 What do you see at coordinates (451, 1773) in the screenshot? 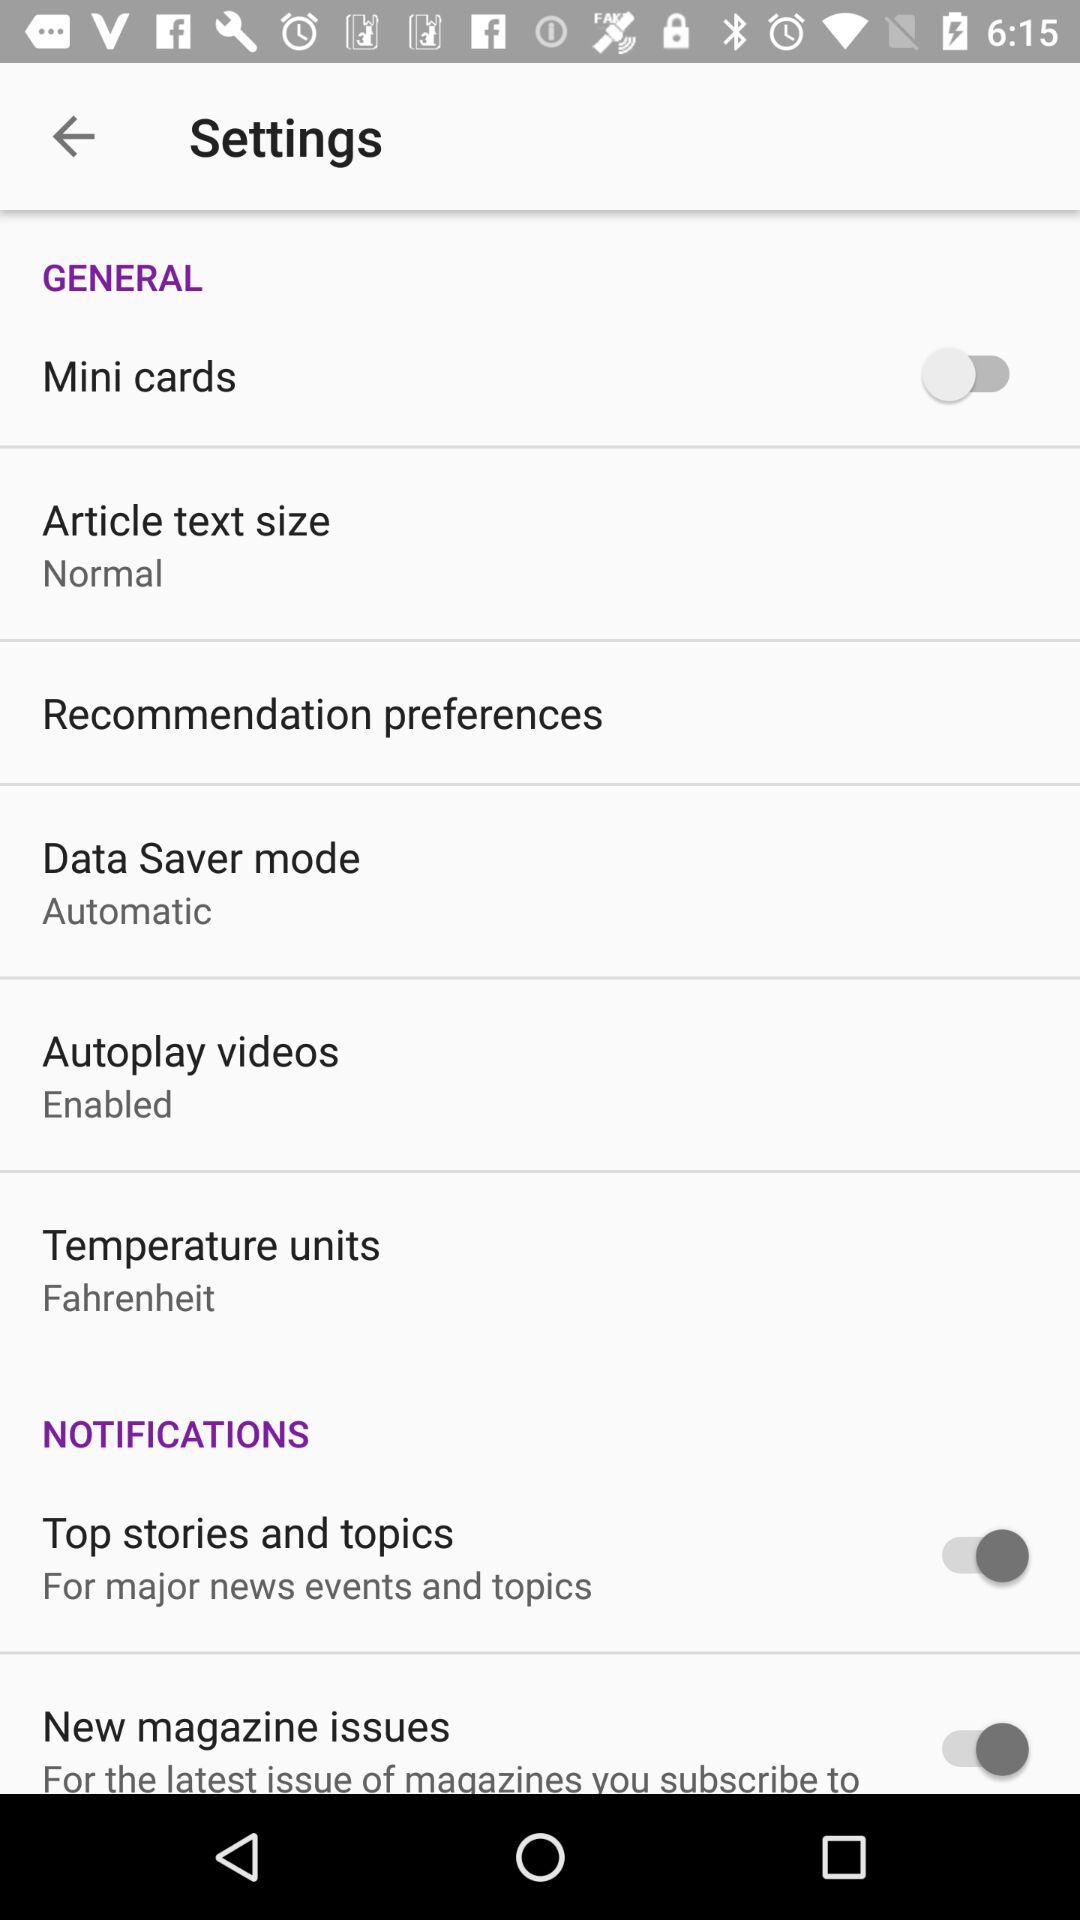
I see `icon below the new magazine issues icon` at bounding box center [451, 1773].